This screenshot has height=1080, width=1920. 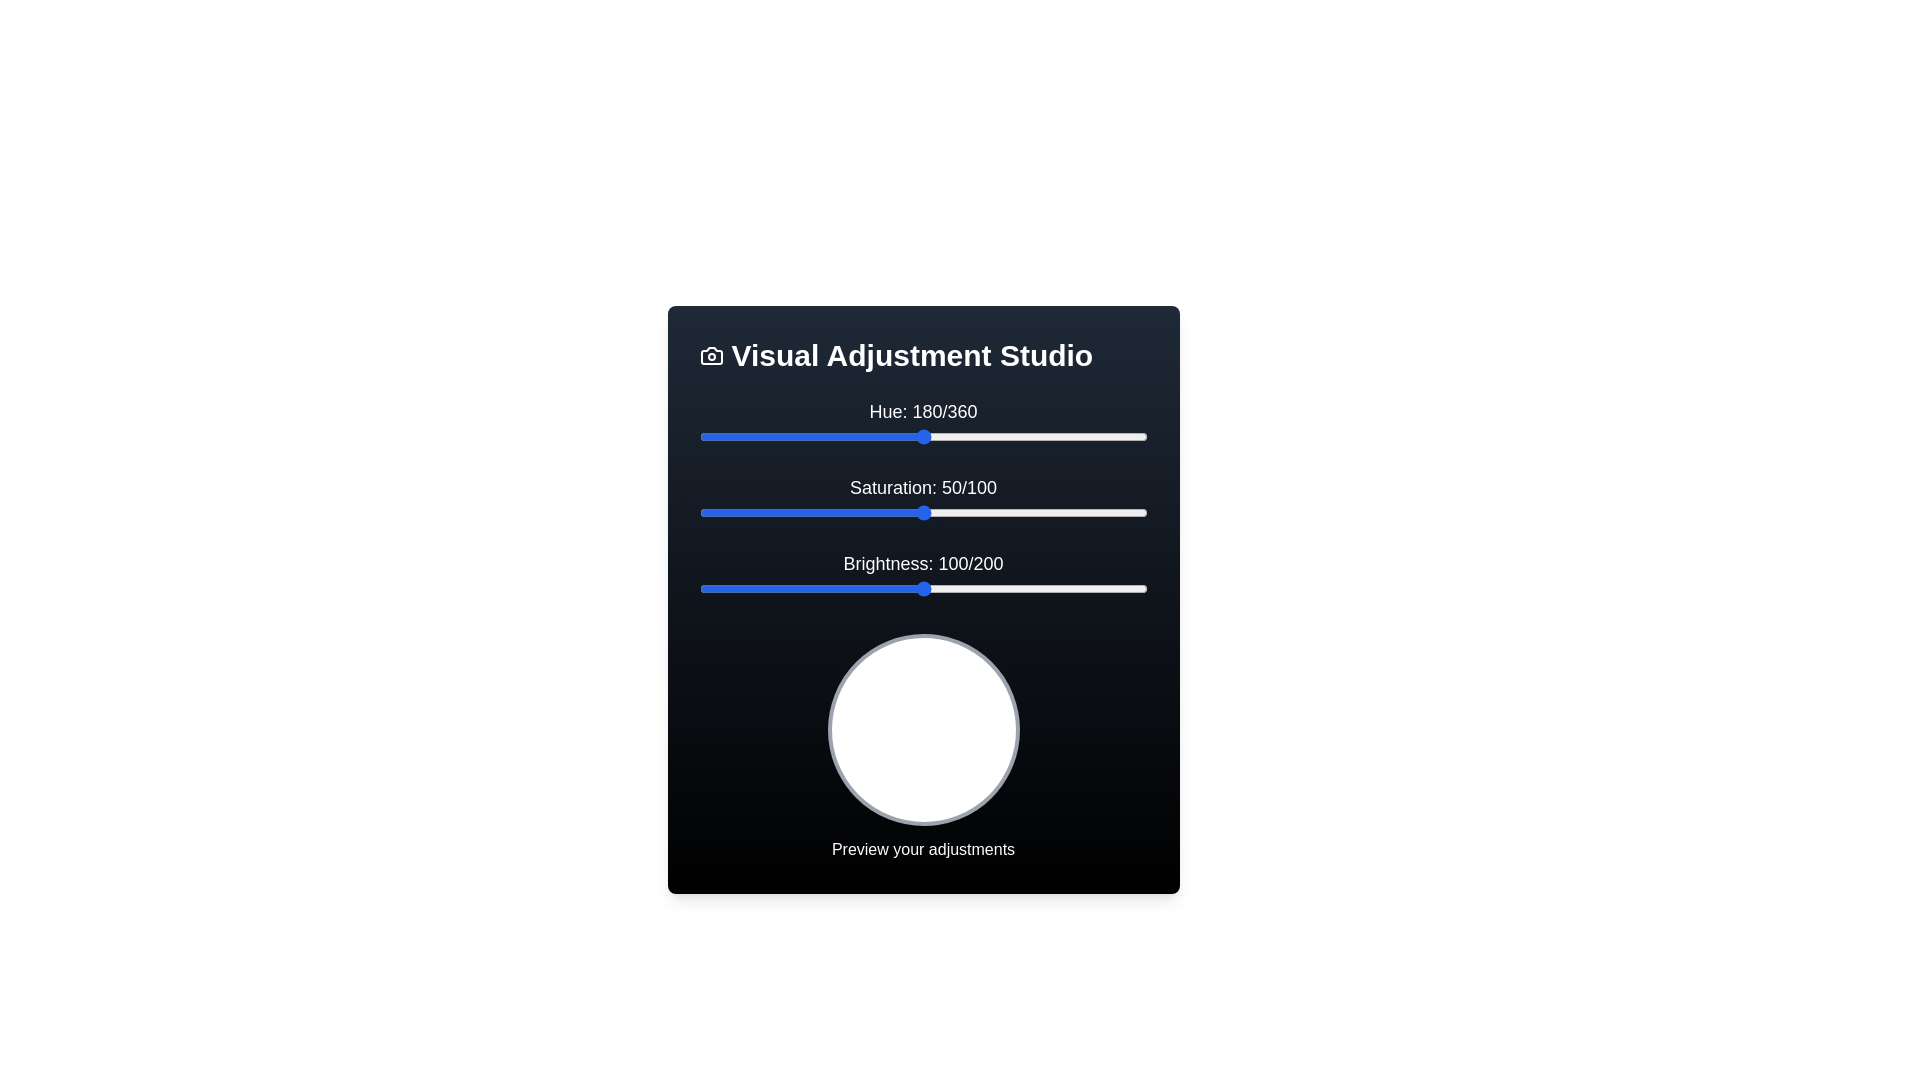 I want to click on the 'Saturation' slider to 50 within its range, so click(x=922, y=512).